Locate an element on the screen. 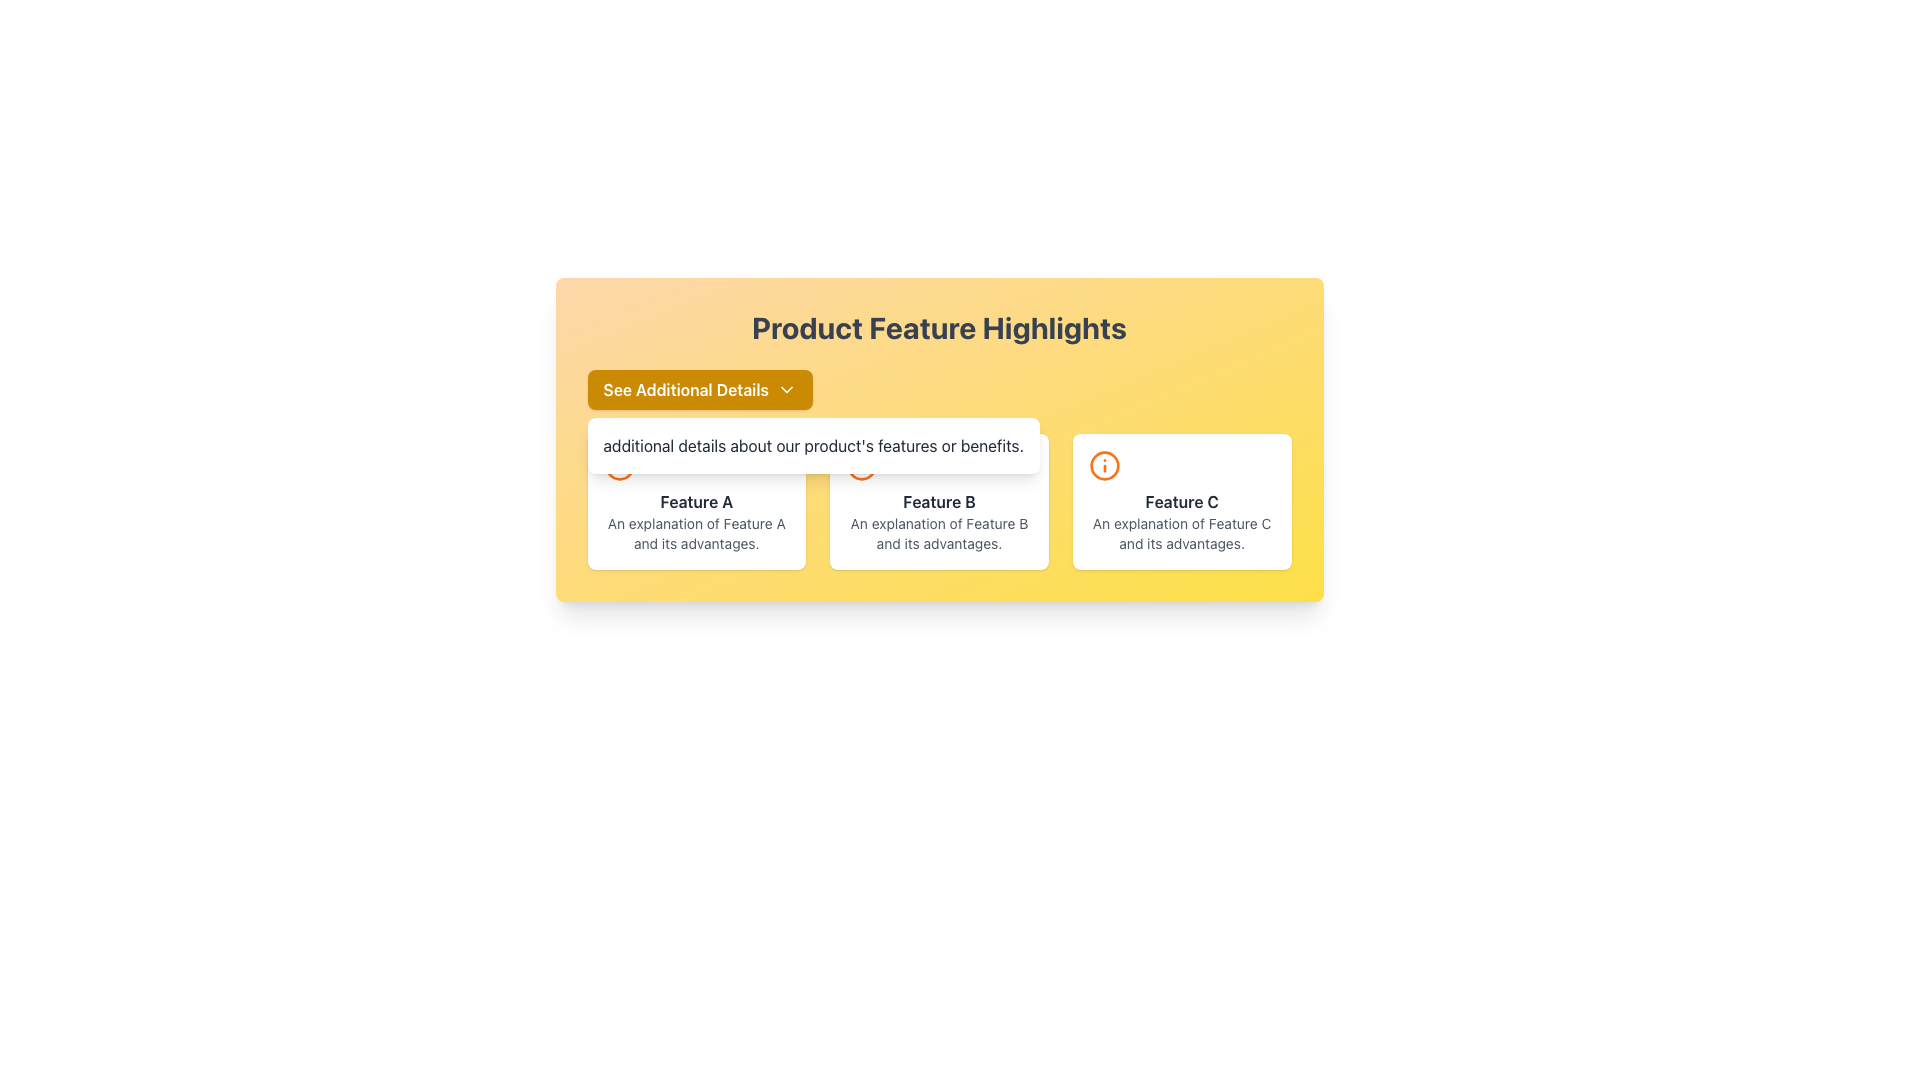 The width and height of the screenshot is (1920, 1080). the hollow circle icon within the 'Feature C' section to signal information or emphasis is located at coordinates (618, 466).